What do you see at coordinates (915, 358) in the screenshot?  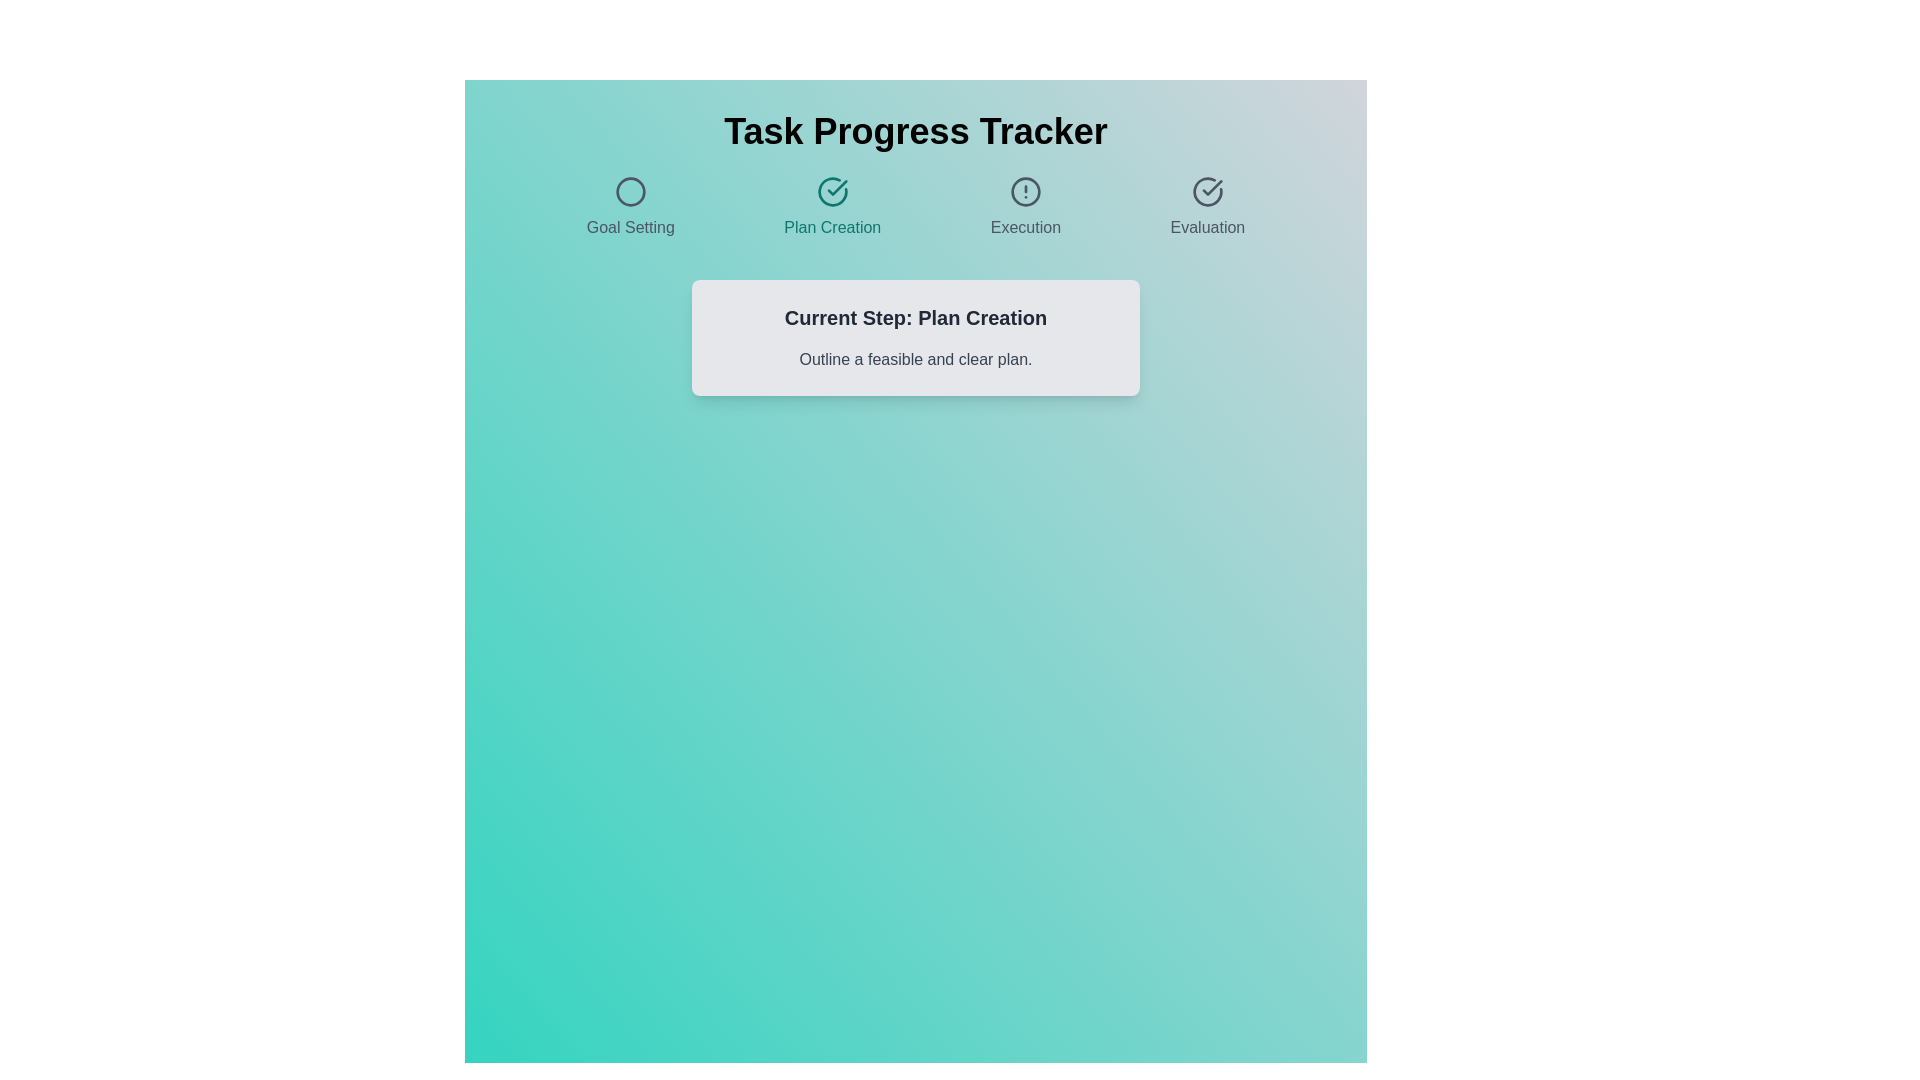 I see `the description area of the current step to focus on it` at bounding box center [915, 358].